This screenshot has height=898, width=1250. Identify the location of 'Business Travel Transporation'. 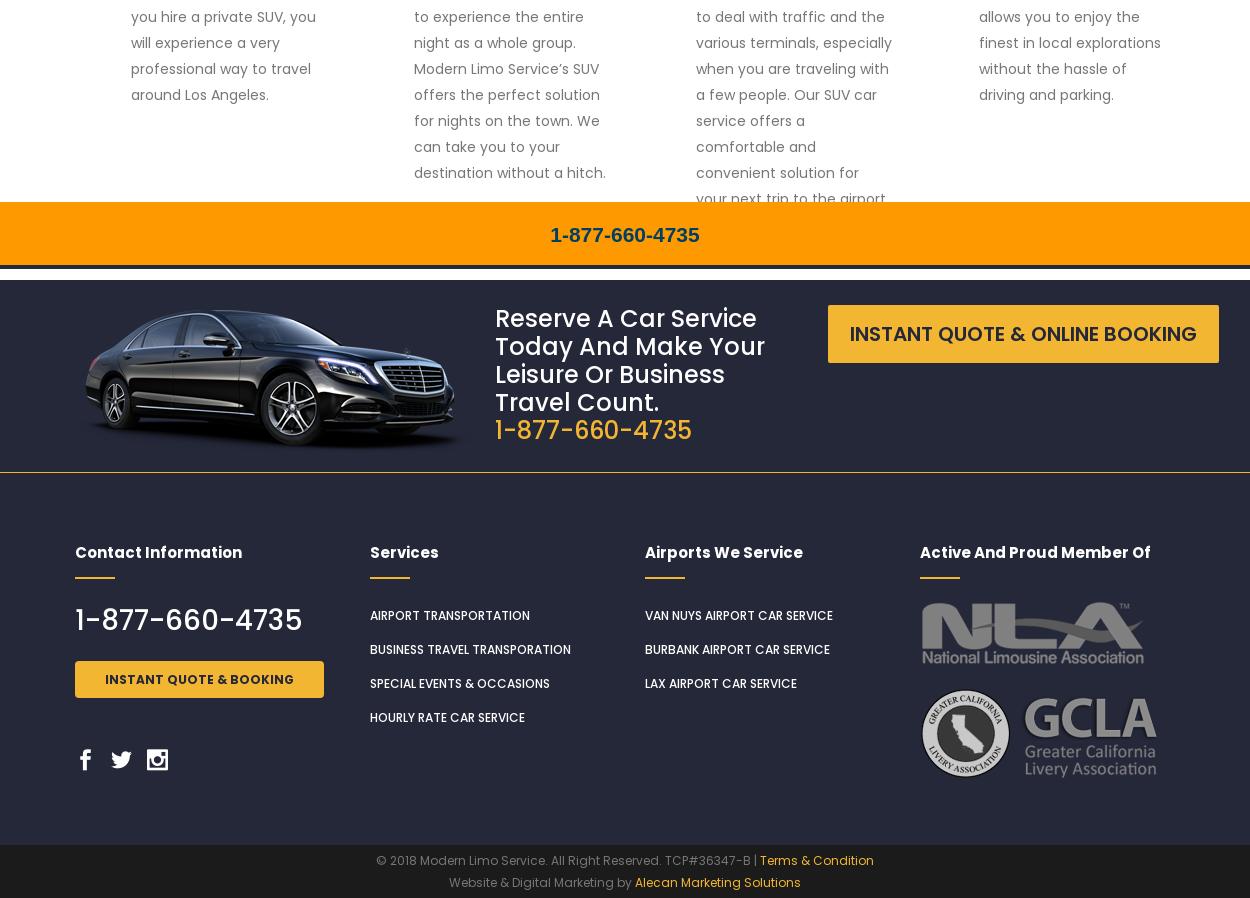
(369, 648).